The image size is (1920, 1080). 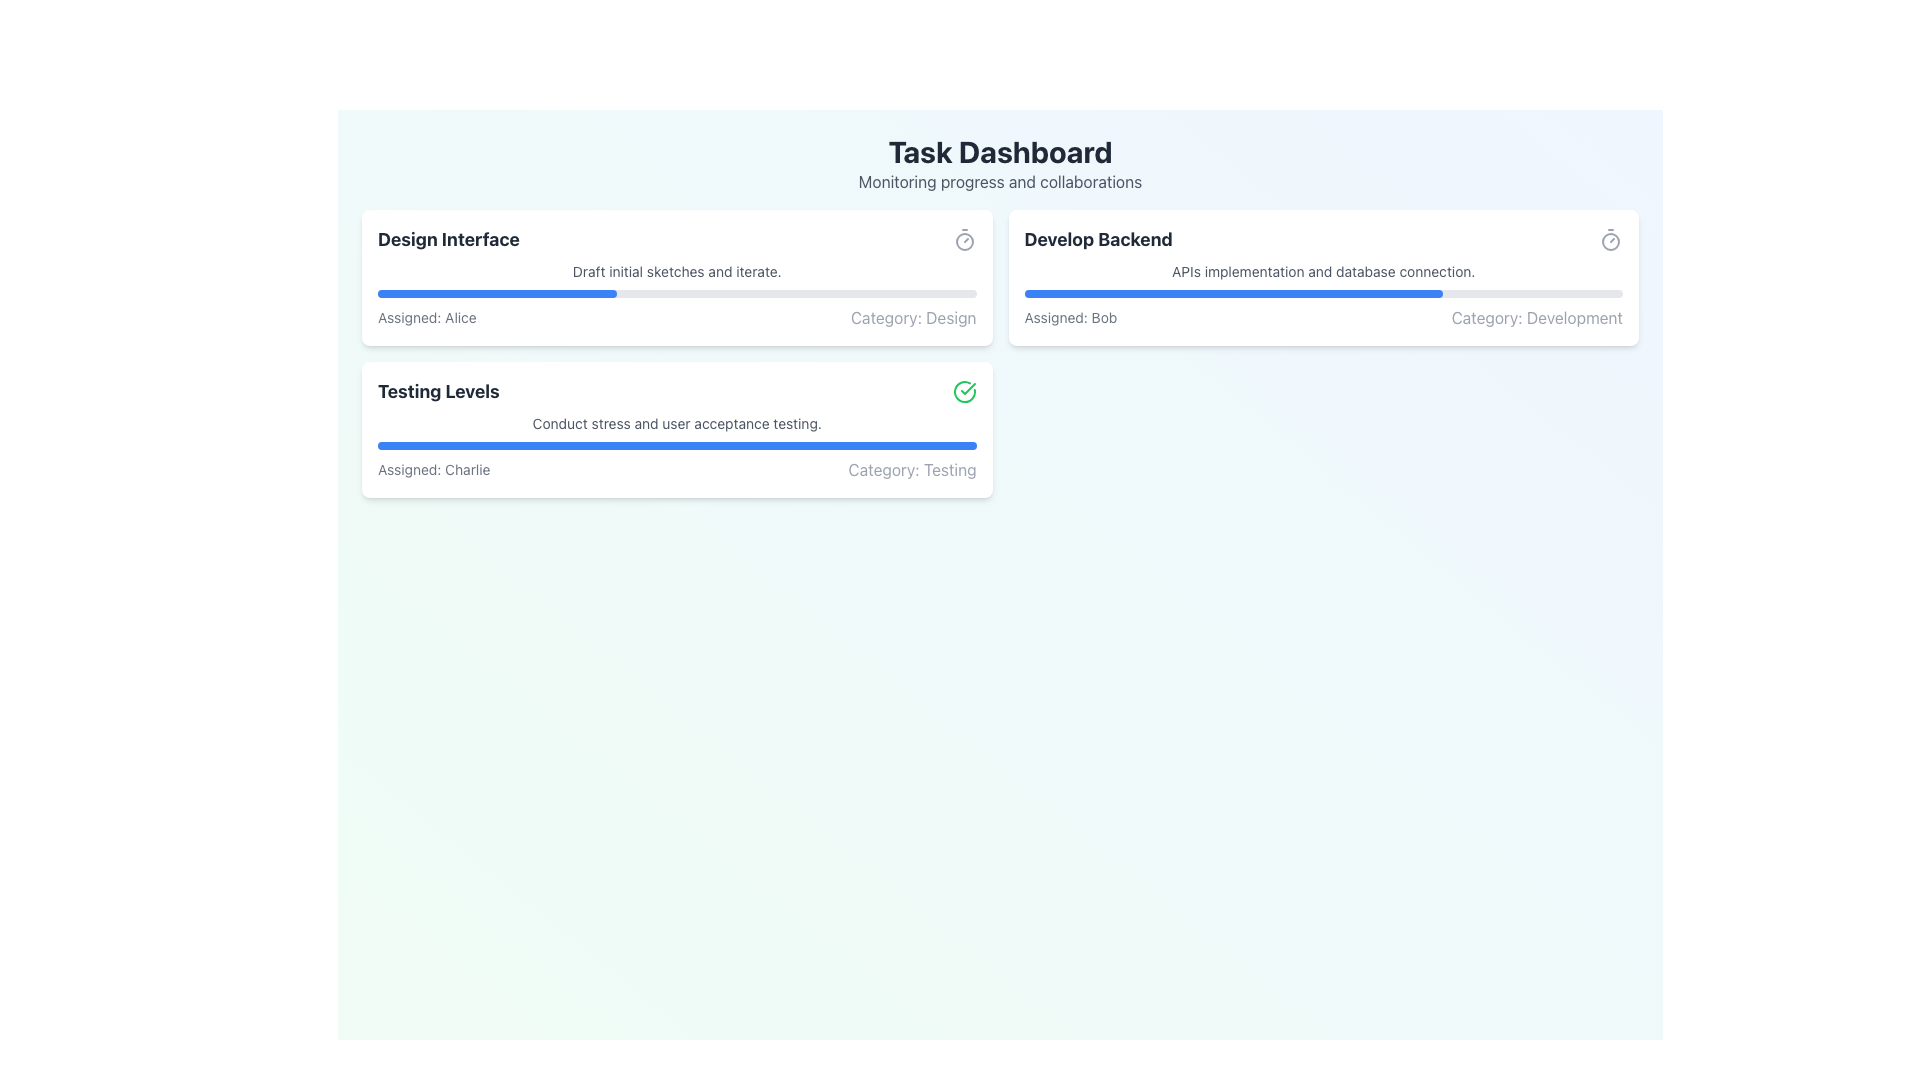 What do you see at coordinates (1000, 181) in the screenshot?
I see `the static text element that reads 'Monitoring progress and collaborations', which is located directly below the 'Task Dashboard' header at the top-center of the interface` at bounding box center [1000, 181].